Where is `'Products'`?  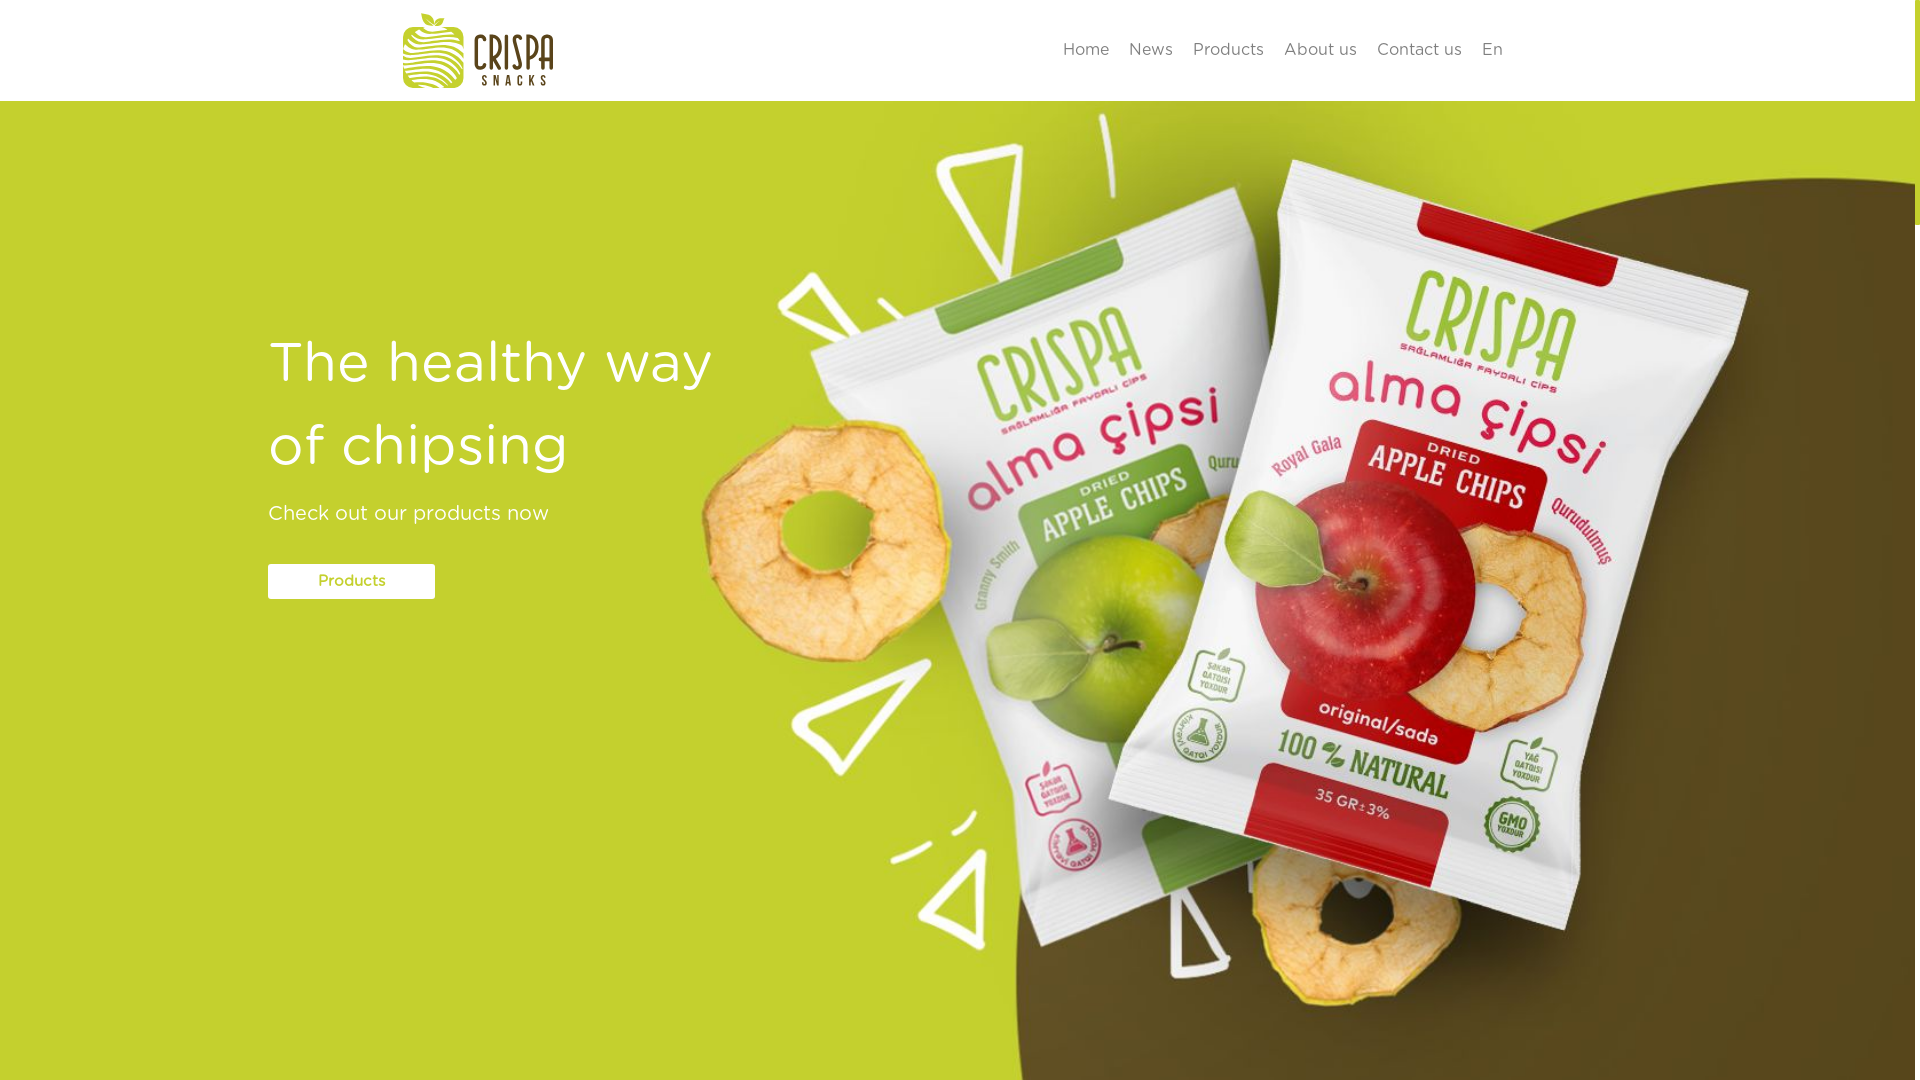 'Products' is located at coordinates (1181, 49).